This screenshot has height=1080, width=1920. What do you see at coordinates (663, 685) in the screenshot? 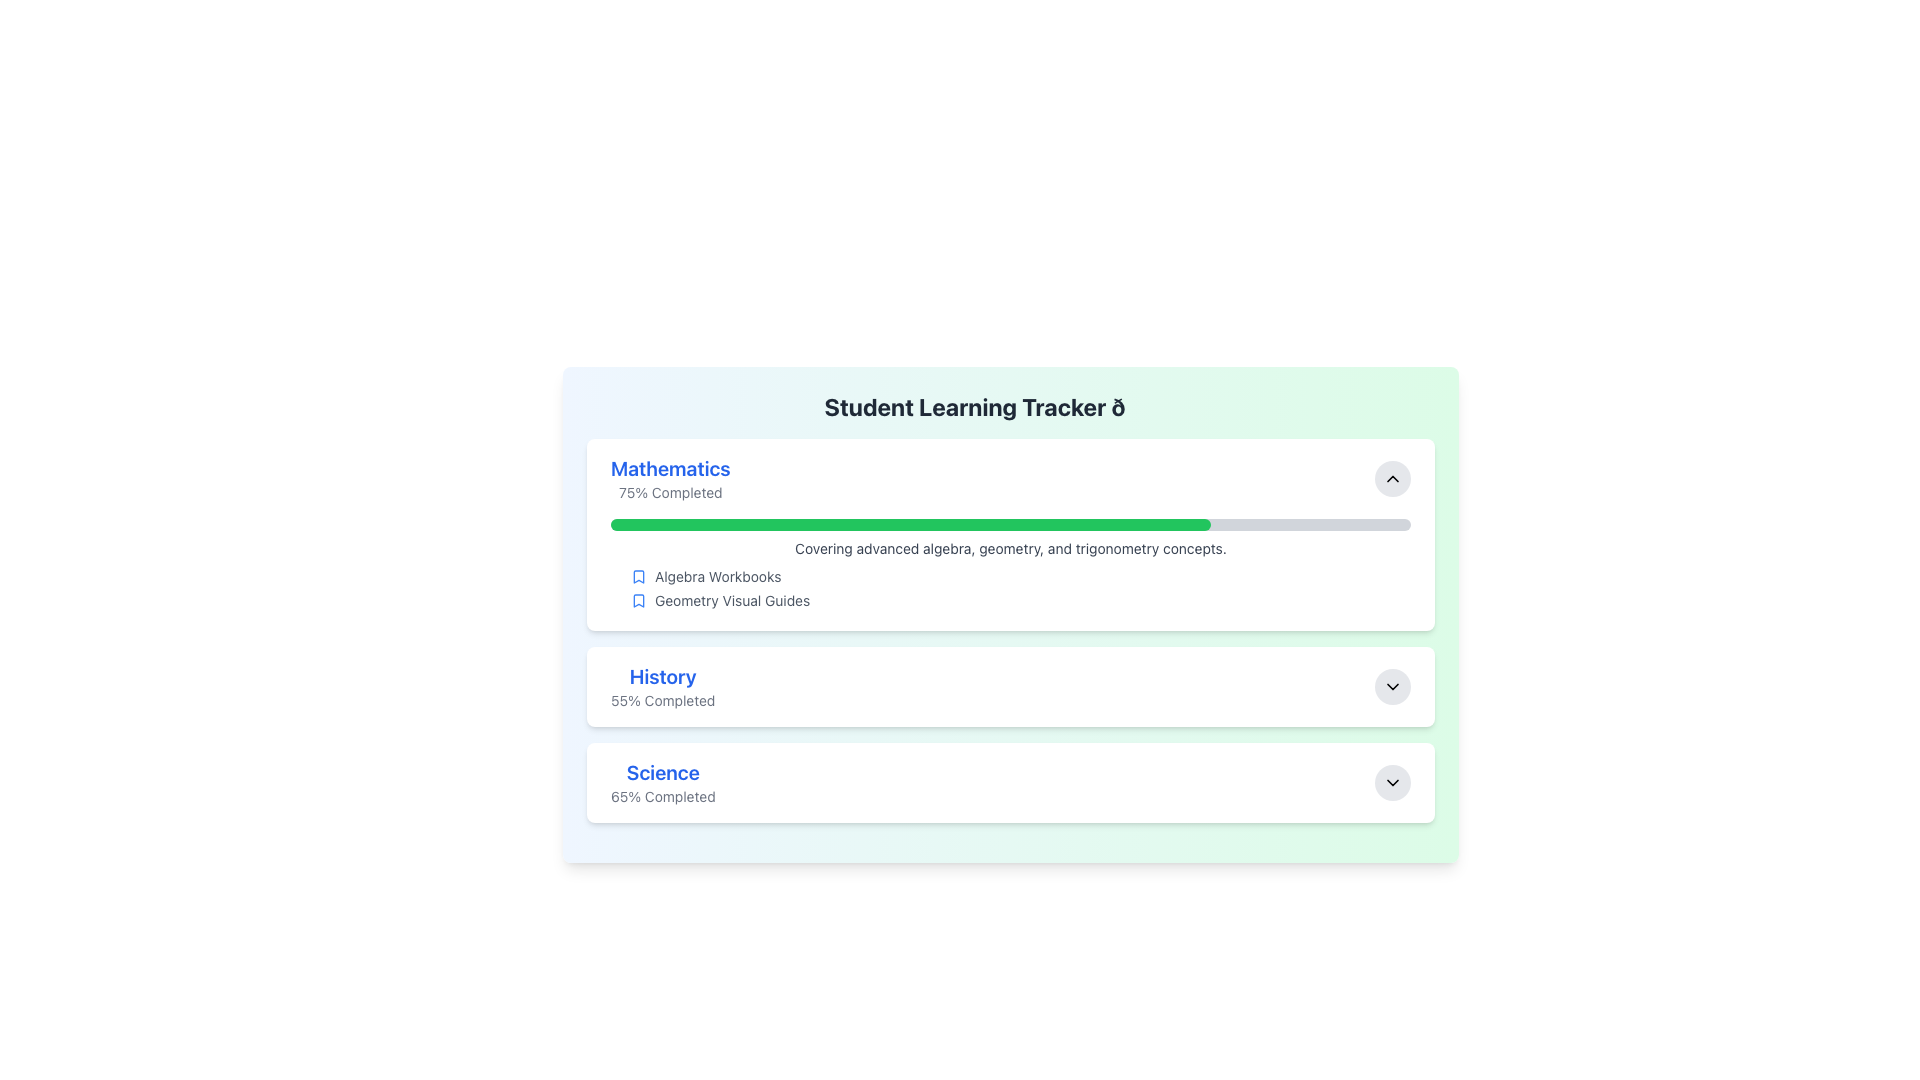
I see `text display showing 'History' and '55% Completed' to understand progress information` at bounding box center [663, 685].